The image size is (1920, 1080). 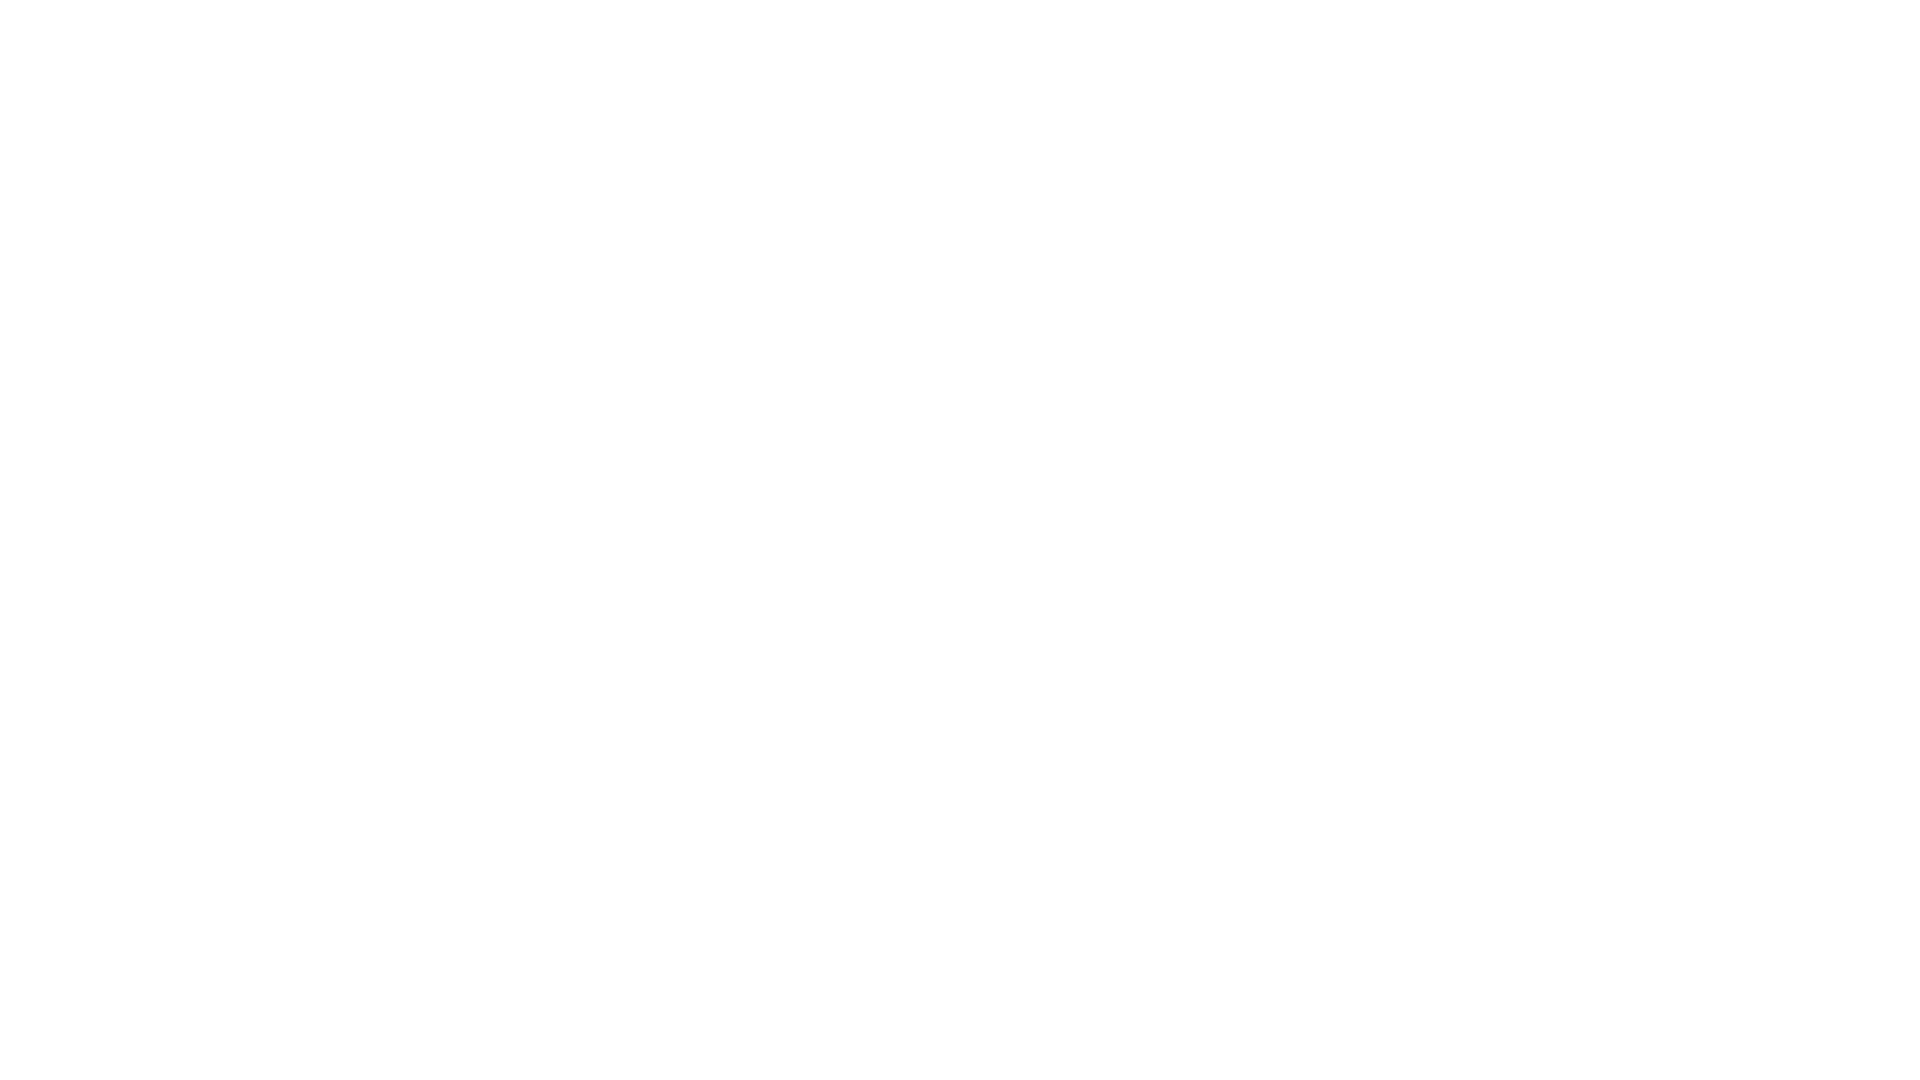 What do you see at coordinates (1420, 362) in the screenshot?
I see `Search` at bounding box center [1420, 362].